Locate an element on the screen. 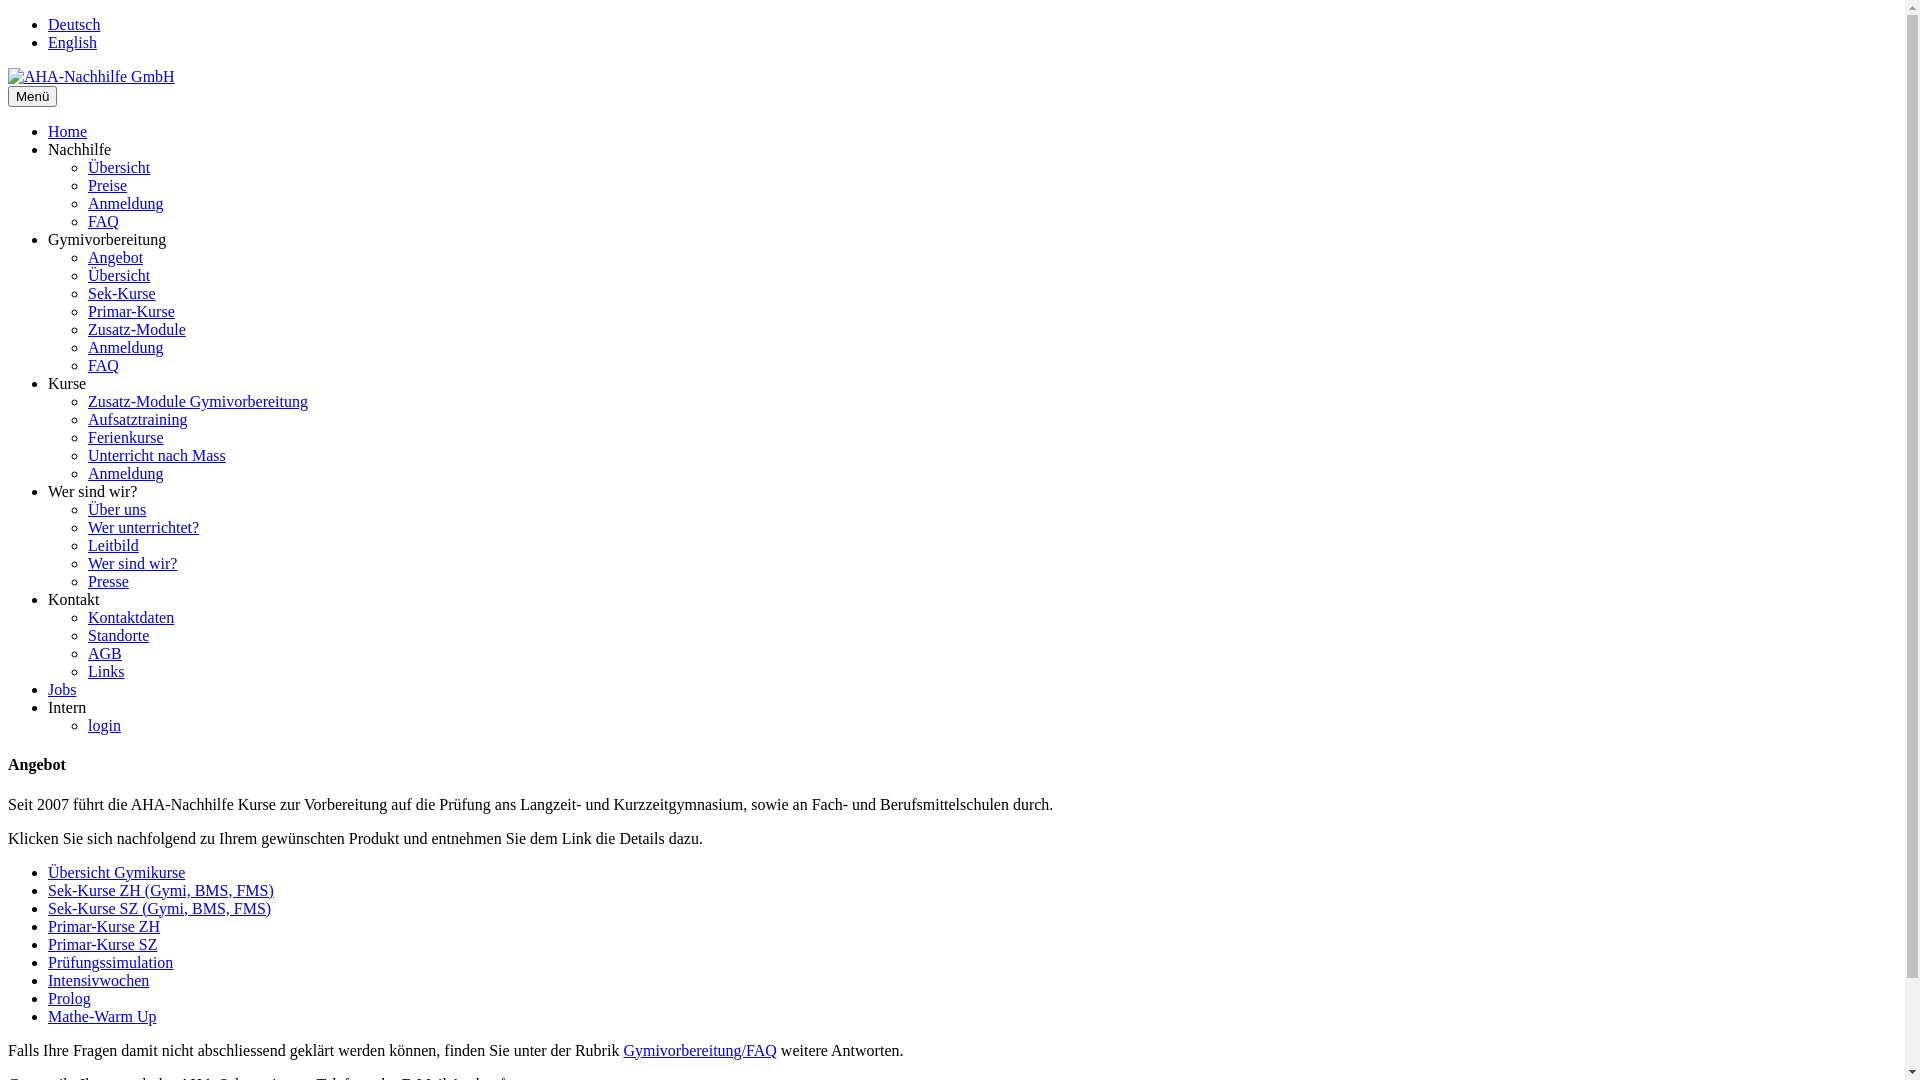 The height and width of the screenshot is (1080, 1920). 'Jobs' is located at coordinates (62, 688).